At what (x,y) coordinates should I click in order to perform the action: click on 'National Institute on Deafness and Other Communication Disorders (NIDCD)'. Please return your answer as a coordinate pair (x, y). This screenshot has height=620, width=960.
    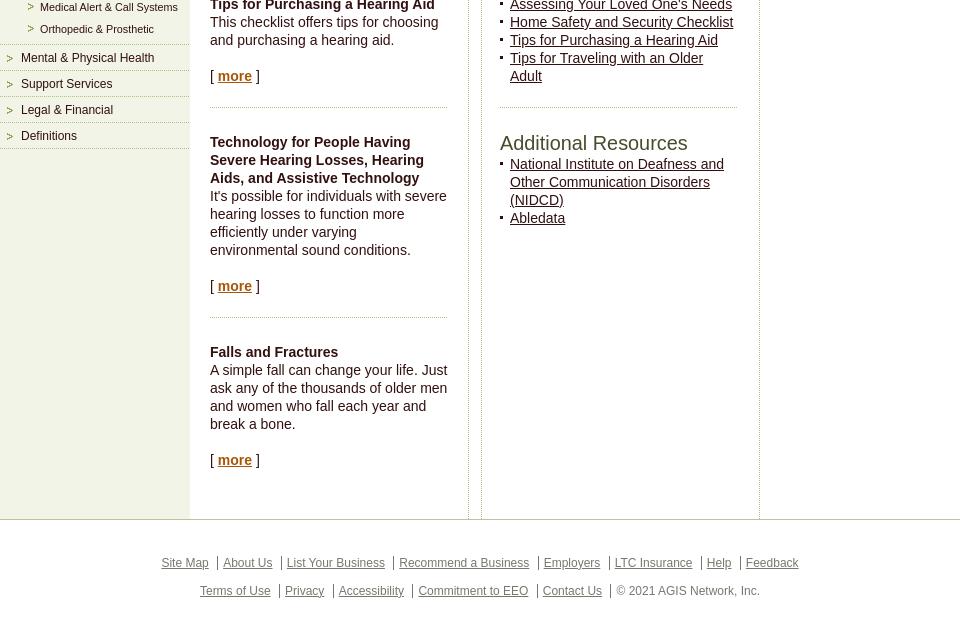
    Looking at the image, I should click on (615, 179).